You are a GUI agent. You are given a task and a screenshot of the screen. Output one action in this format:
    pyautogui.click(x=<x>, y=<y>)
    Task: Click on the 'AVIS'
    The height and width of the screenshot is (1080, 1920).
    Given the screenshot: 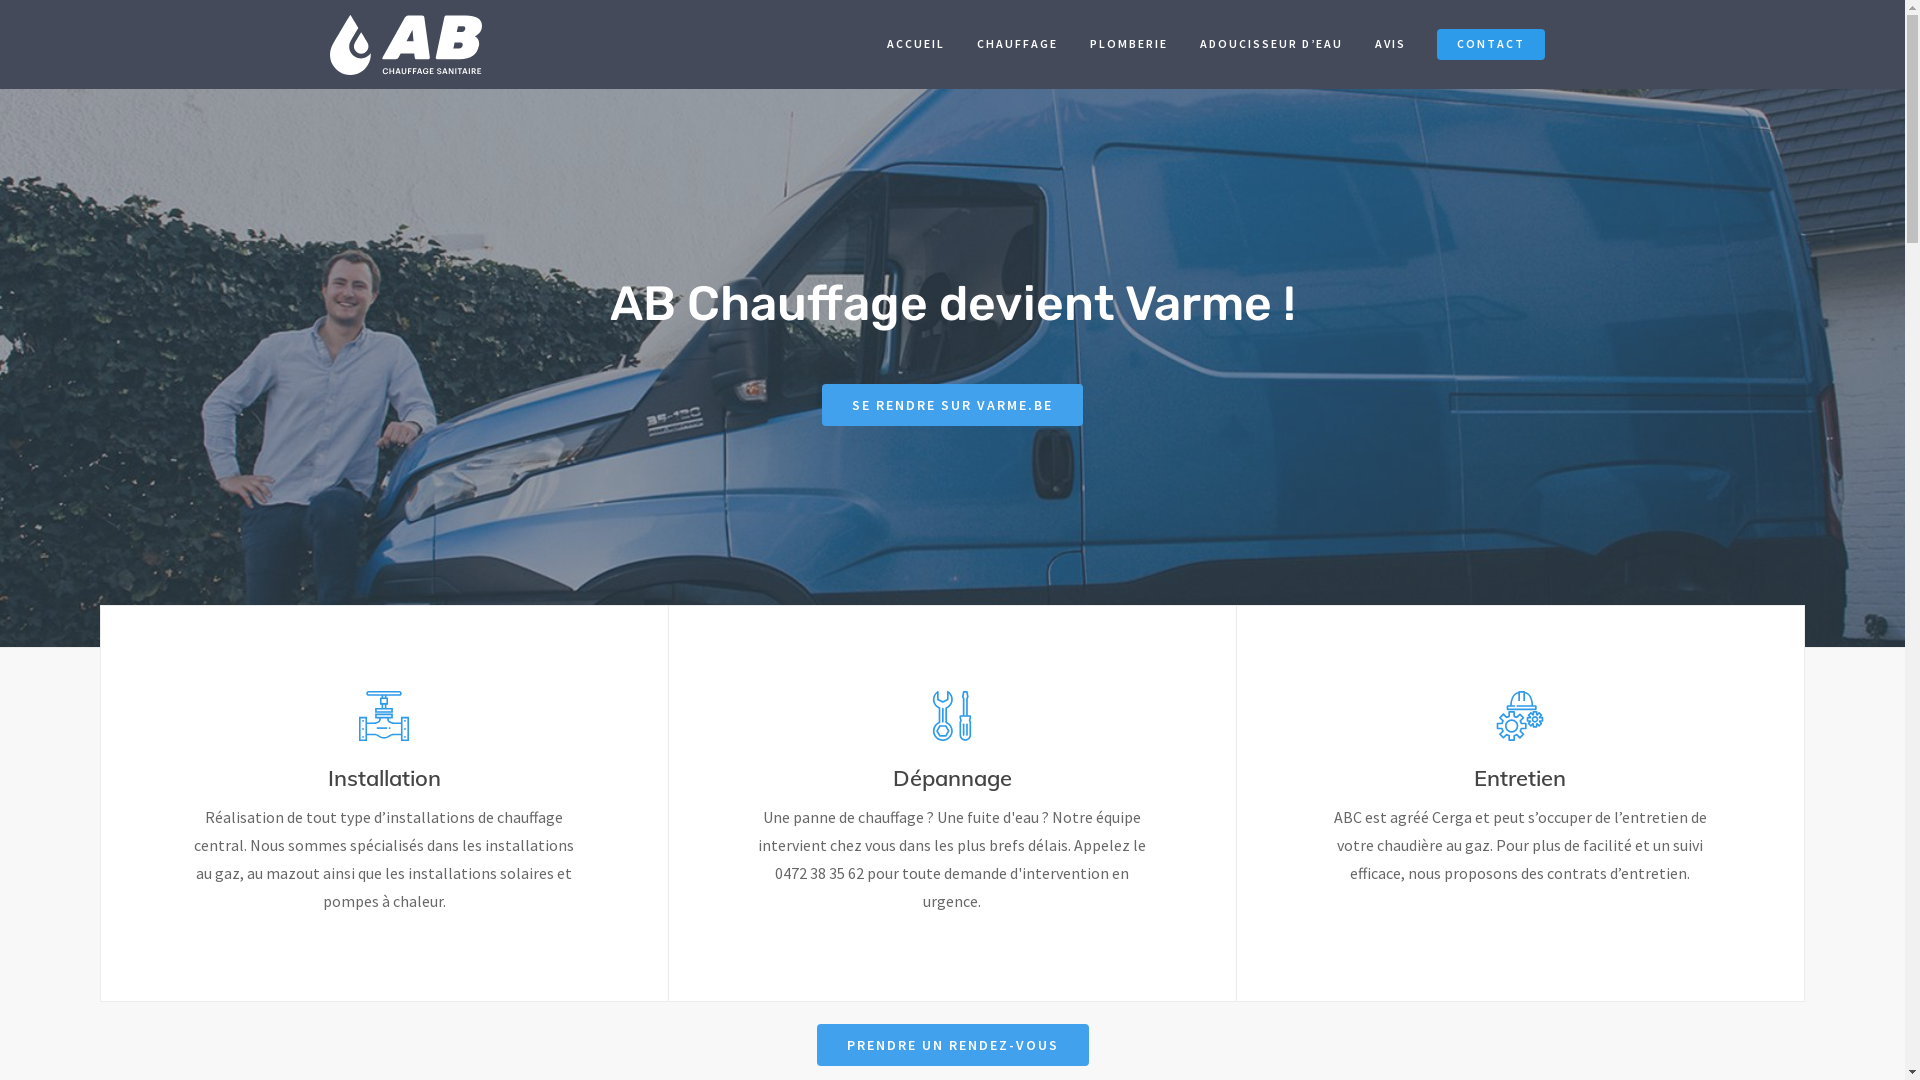 What is the action you would take?
    pyautogui.click(x=1389, y=50)
    